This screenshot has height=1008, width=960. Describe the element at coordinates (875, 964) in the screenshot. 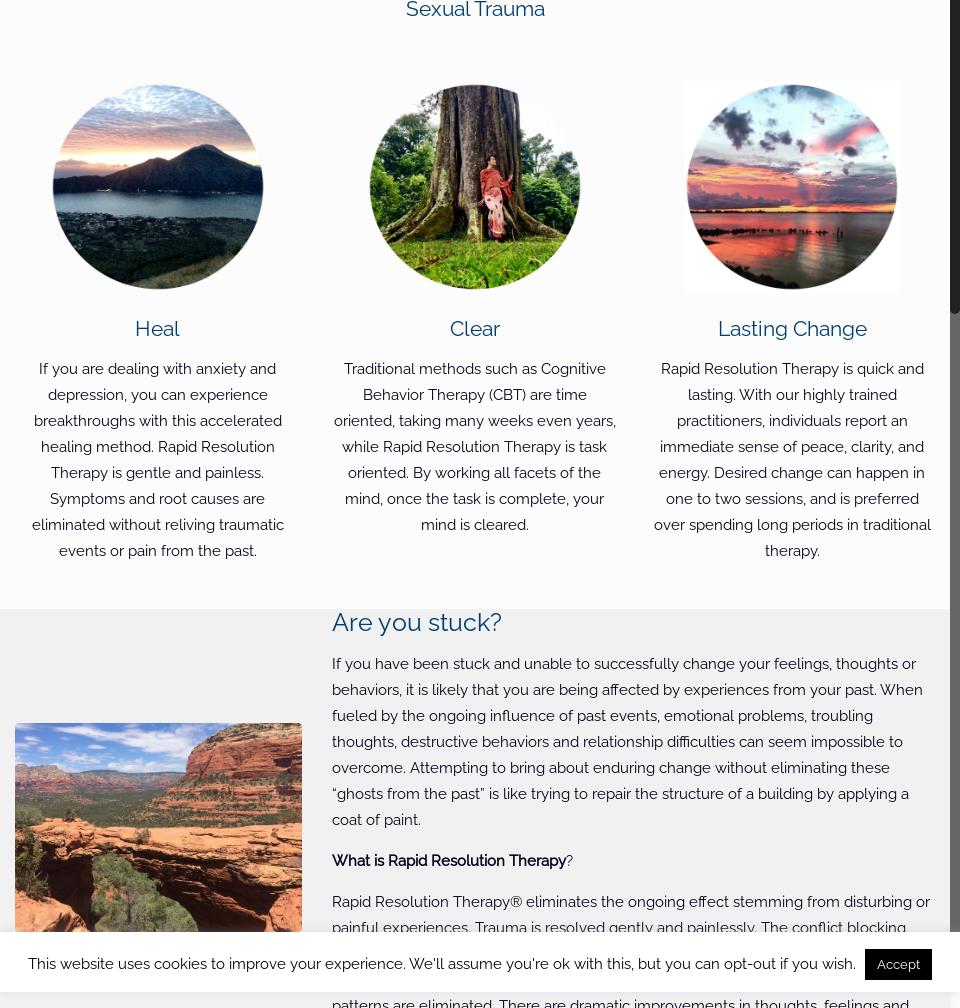

I see `'Accept'` at that location.